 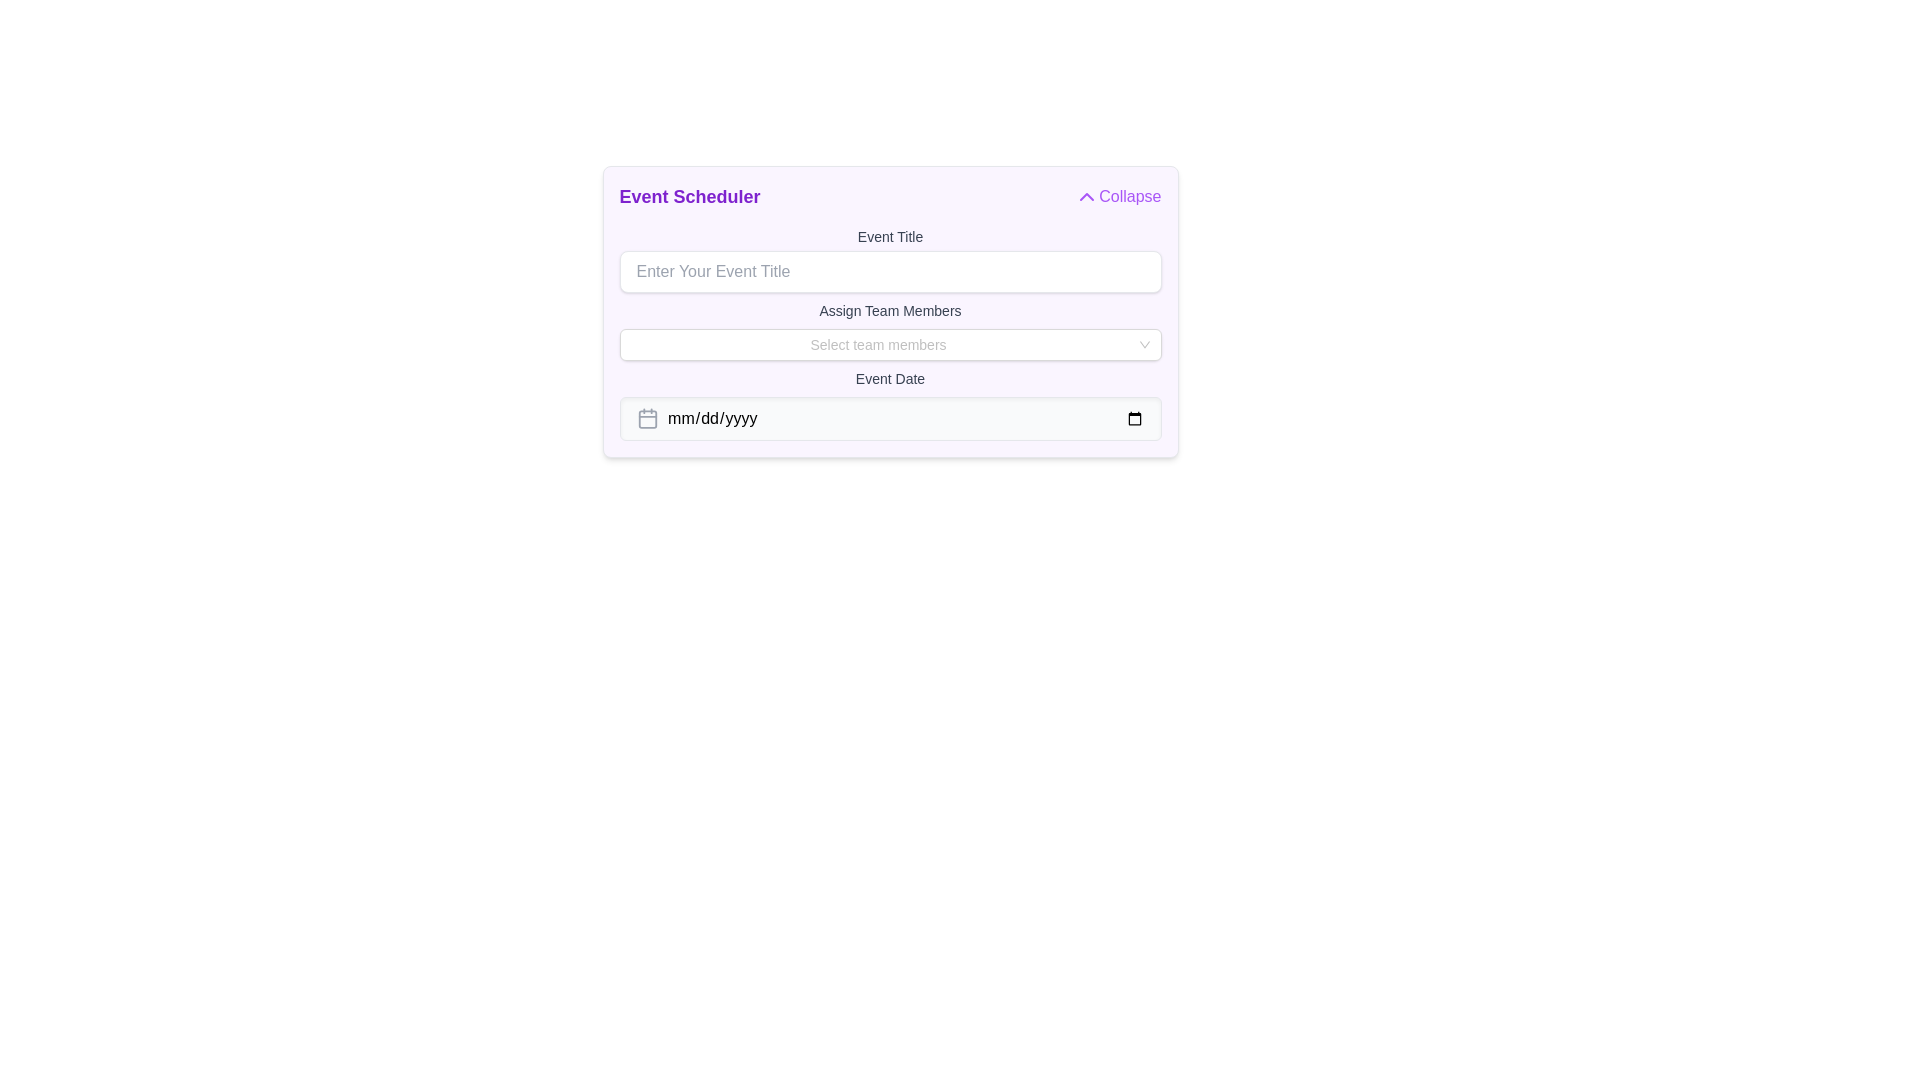 What do you see at coordinates (889, 235) in the screenshot?
I see `the static label indicating the purpose of the input field for the event title in the 'Event Scheduler' form` at bounding box center [889, 235].